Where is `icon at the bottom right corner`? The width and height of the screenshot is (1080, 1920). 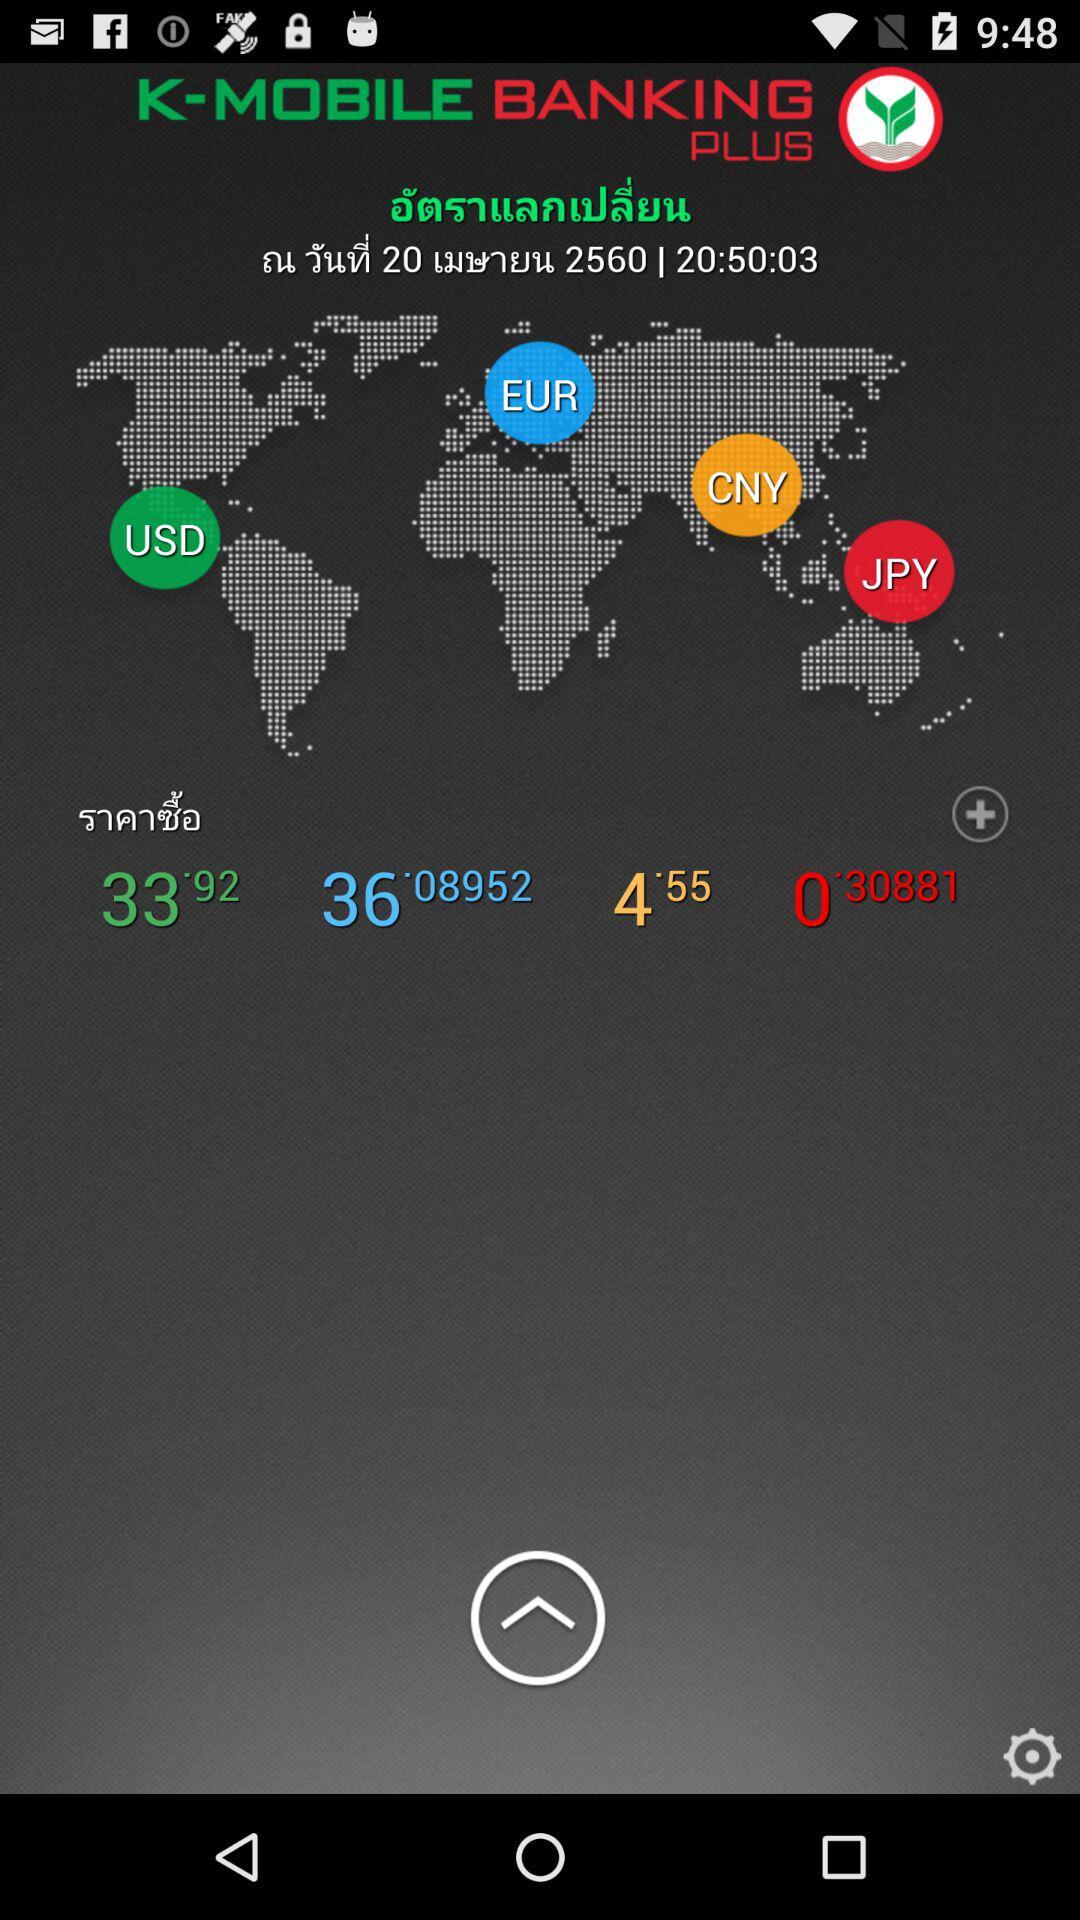 icon at the bottom right corner is located at coordinates (1032, 1750).